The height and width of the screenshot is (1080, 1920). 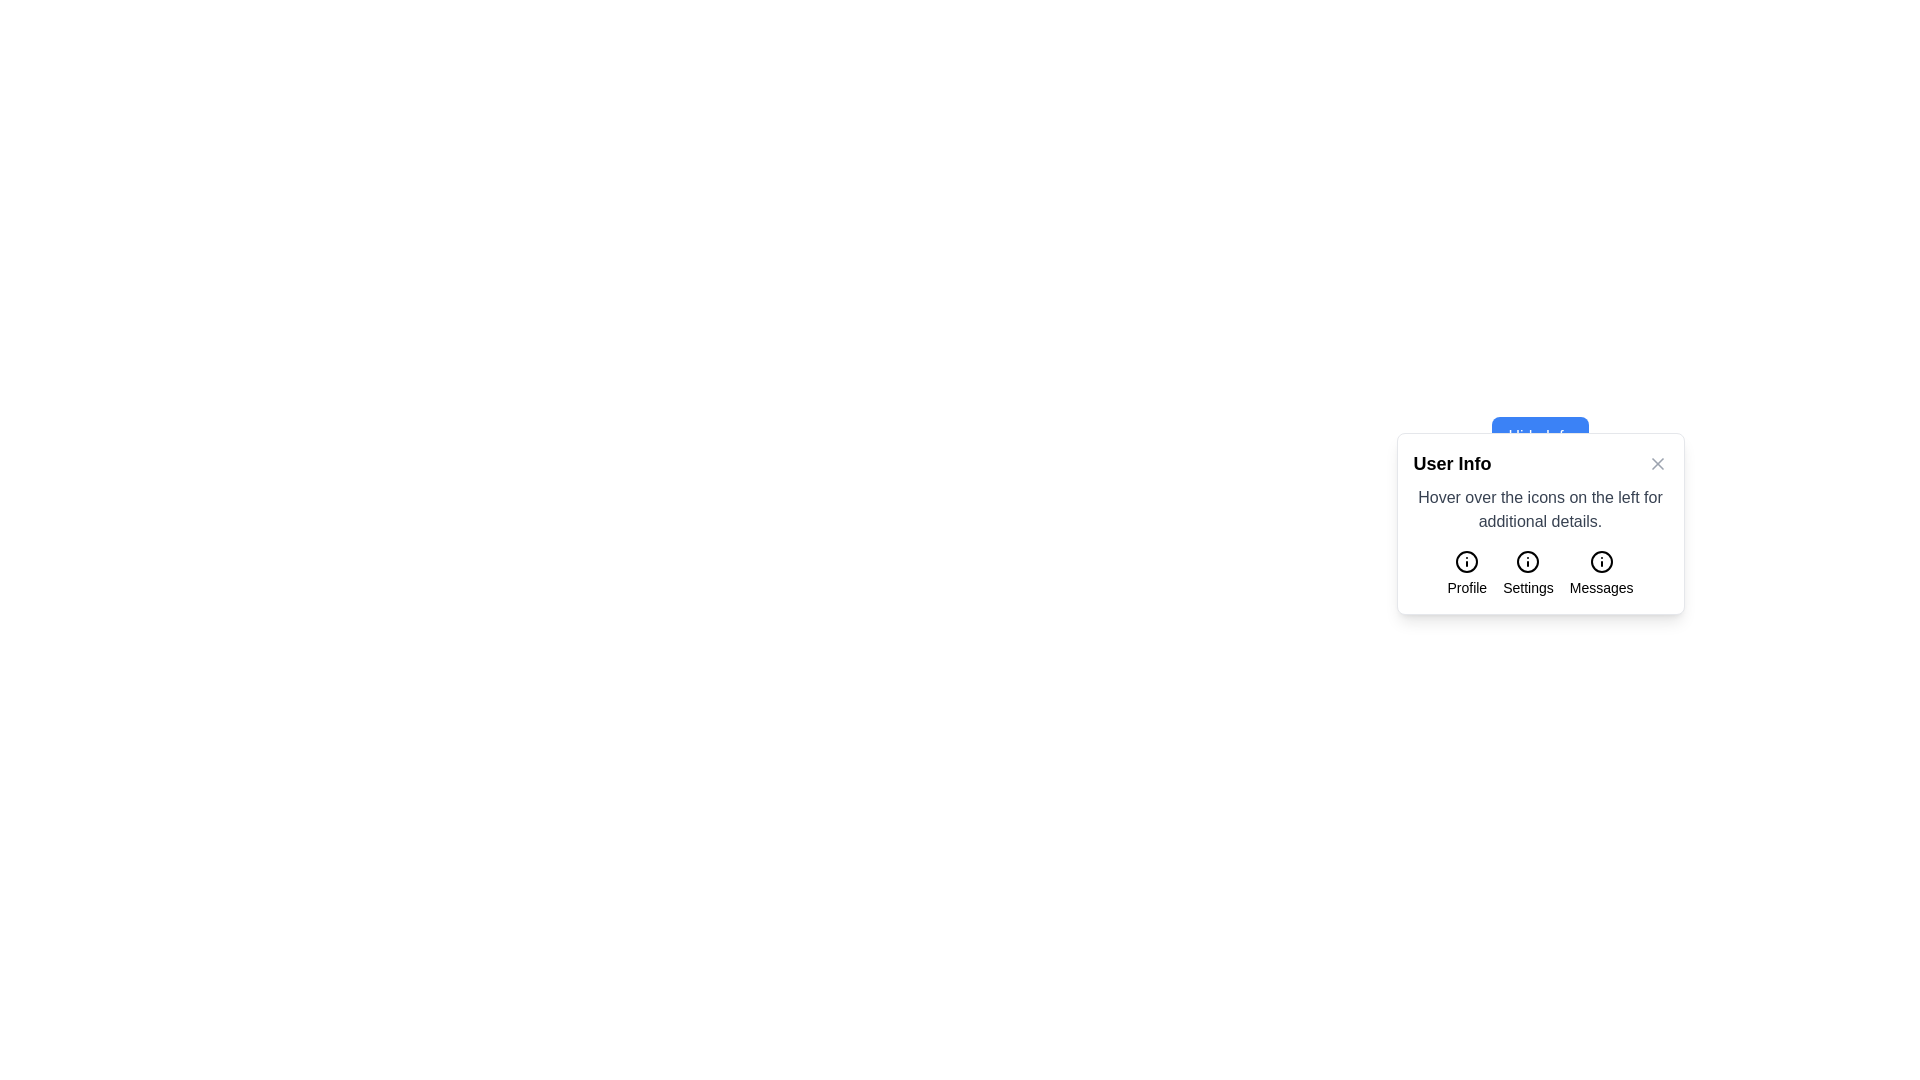 I want to click on text label displaying 'Messages' which is centrally aligned below an icon in a small font, so click(x=1601, y=586).